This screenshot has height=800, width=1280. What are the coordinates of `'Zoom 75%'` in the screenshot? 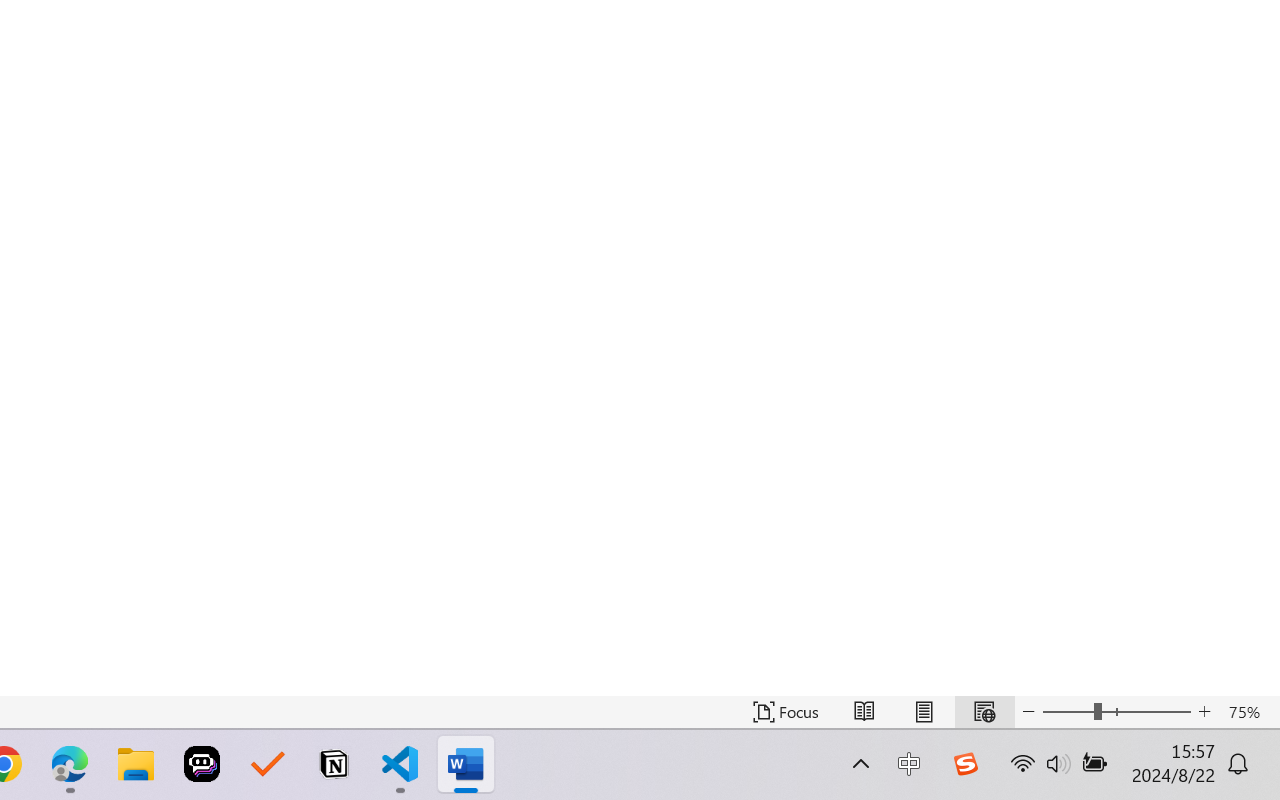 It's located at (1248, 711).